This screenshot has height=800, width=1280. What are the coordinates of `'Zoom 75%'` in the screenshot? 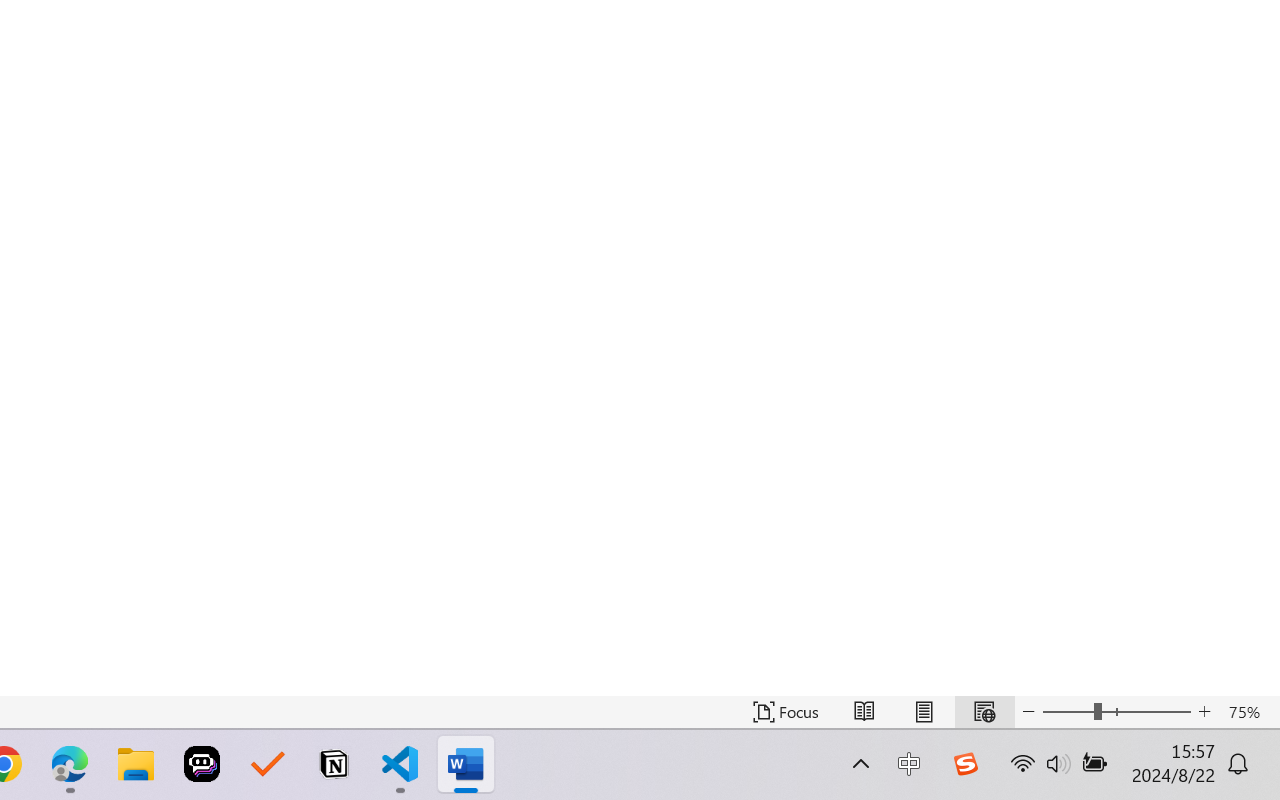 It's located at (1248, 711).